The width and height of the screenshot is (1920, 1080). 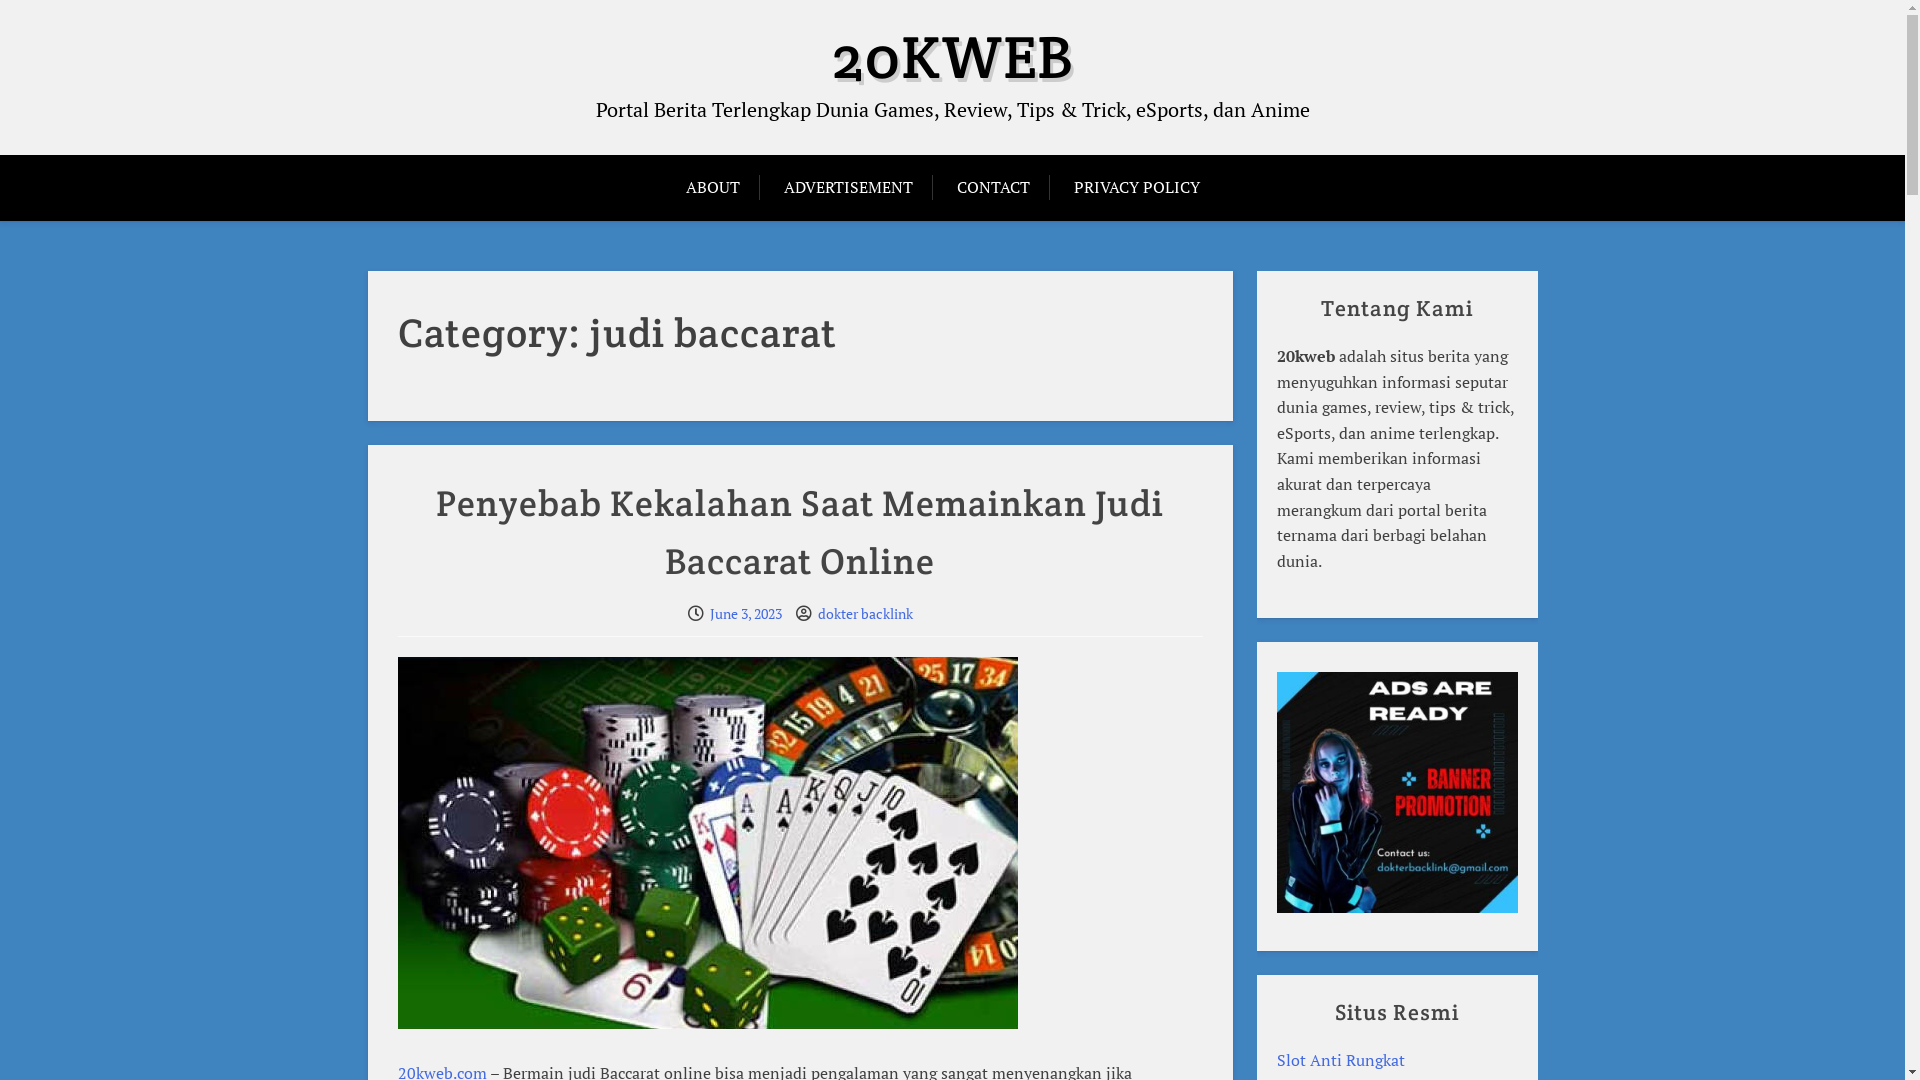 I want to click on 'ADVERTISEMENT', so click(x=848, y=188).